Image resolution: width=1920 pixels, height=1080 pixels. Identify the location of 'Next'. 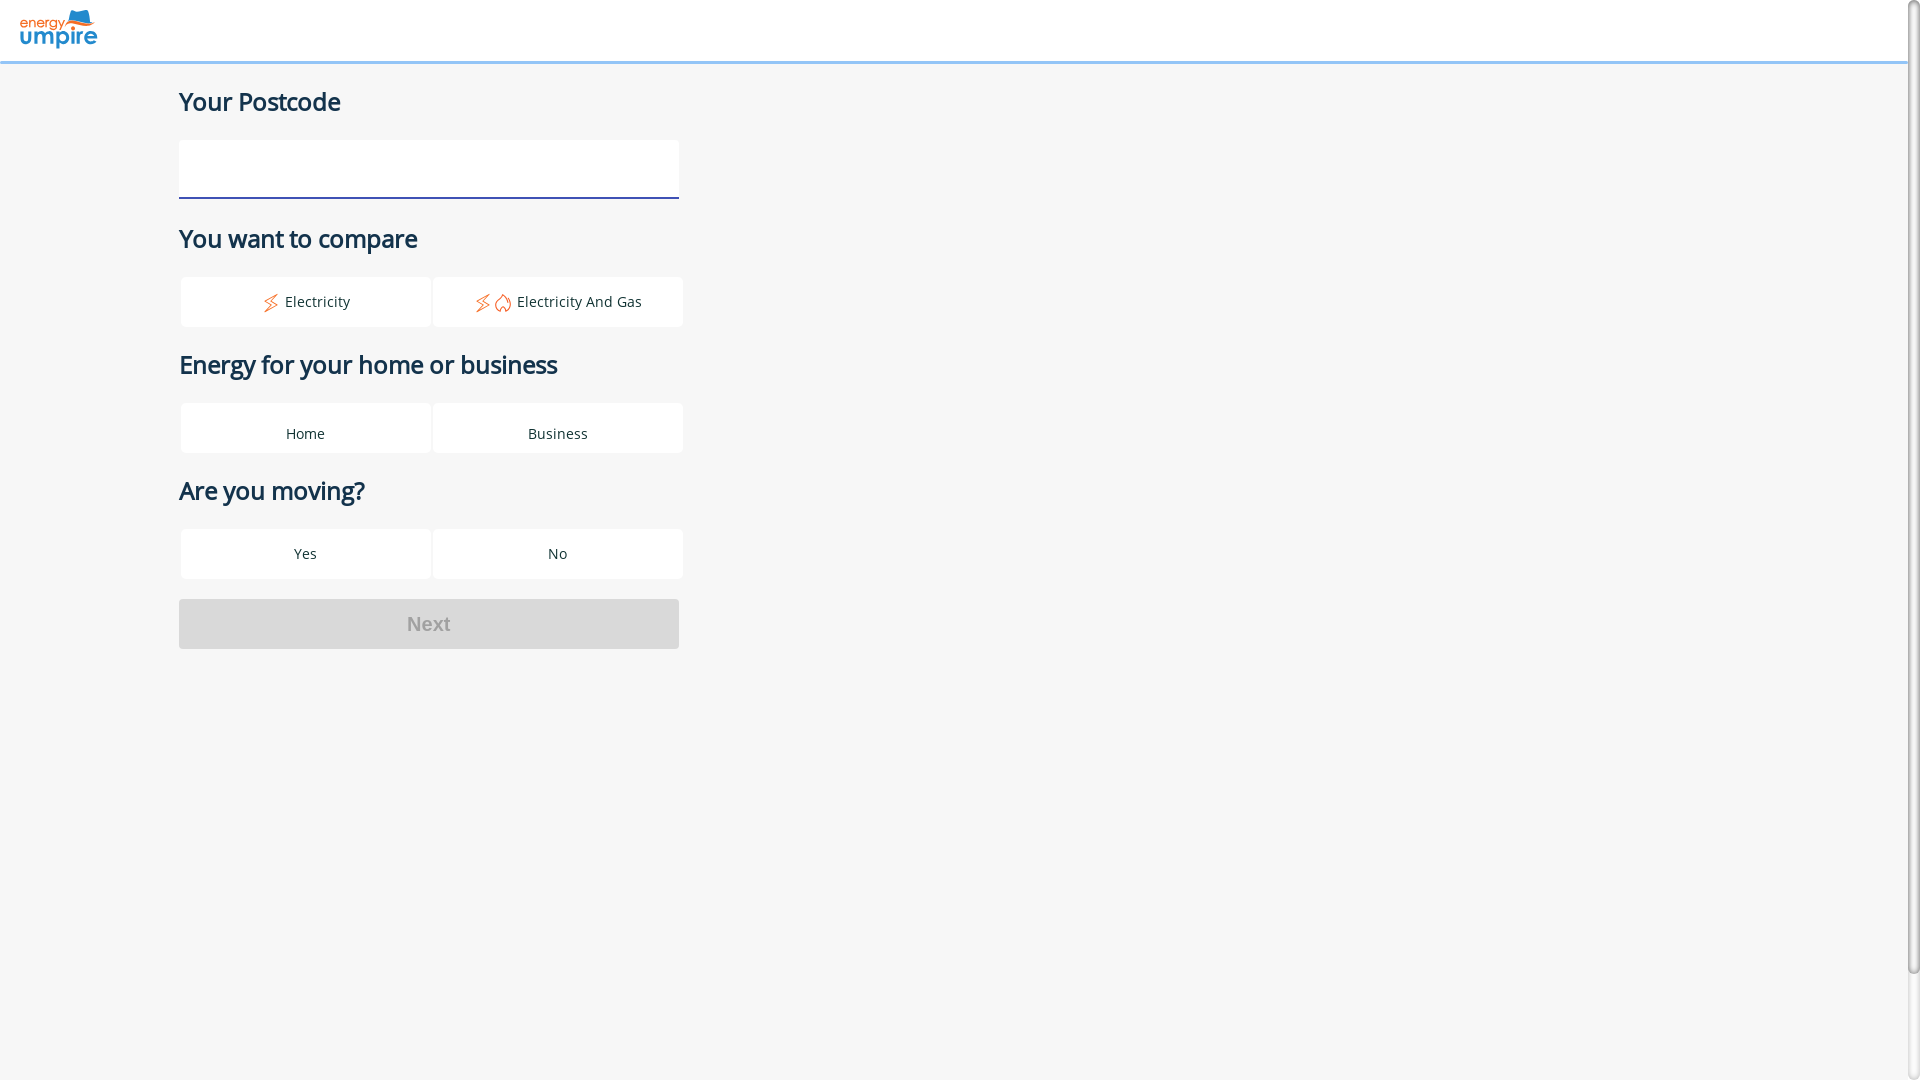
(427, 622).